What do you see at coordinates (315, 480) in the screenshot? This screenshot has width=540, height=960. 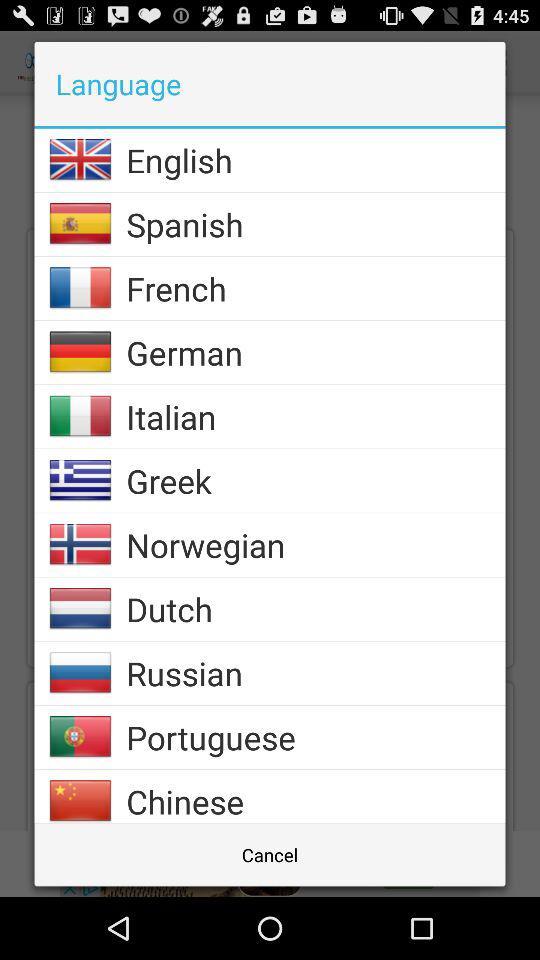 I see `icon below the italian item` at bounding box center [315, 480].